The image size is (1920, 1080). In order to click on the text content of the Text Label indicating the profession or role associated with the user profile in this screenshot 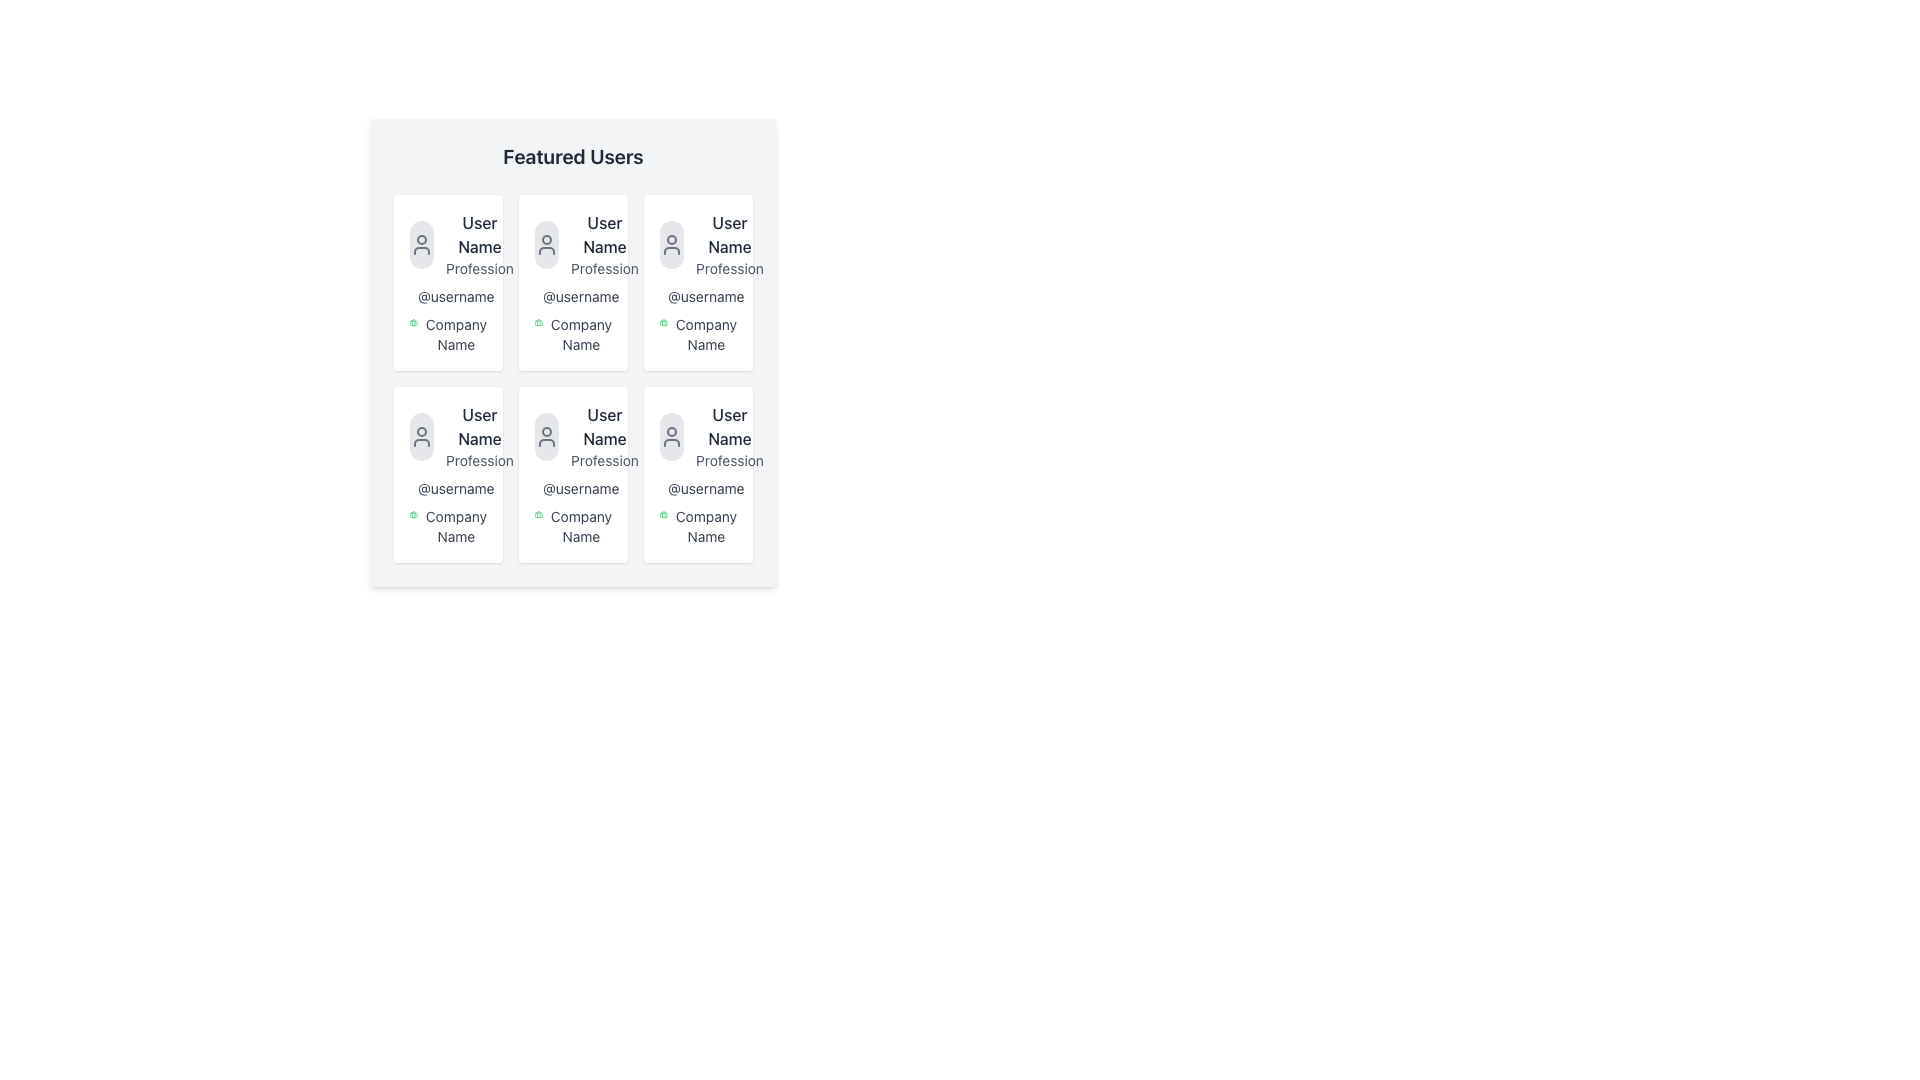, I will do `click(480, 268)`.